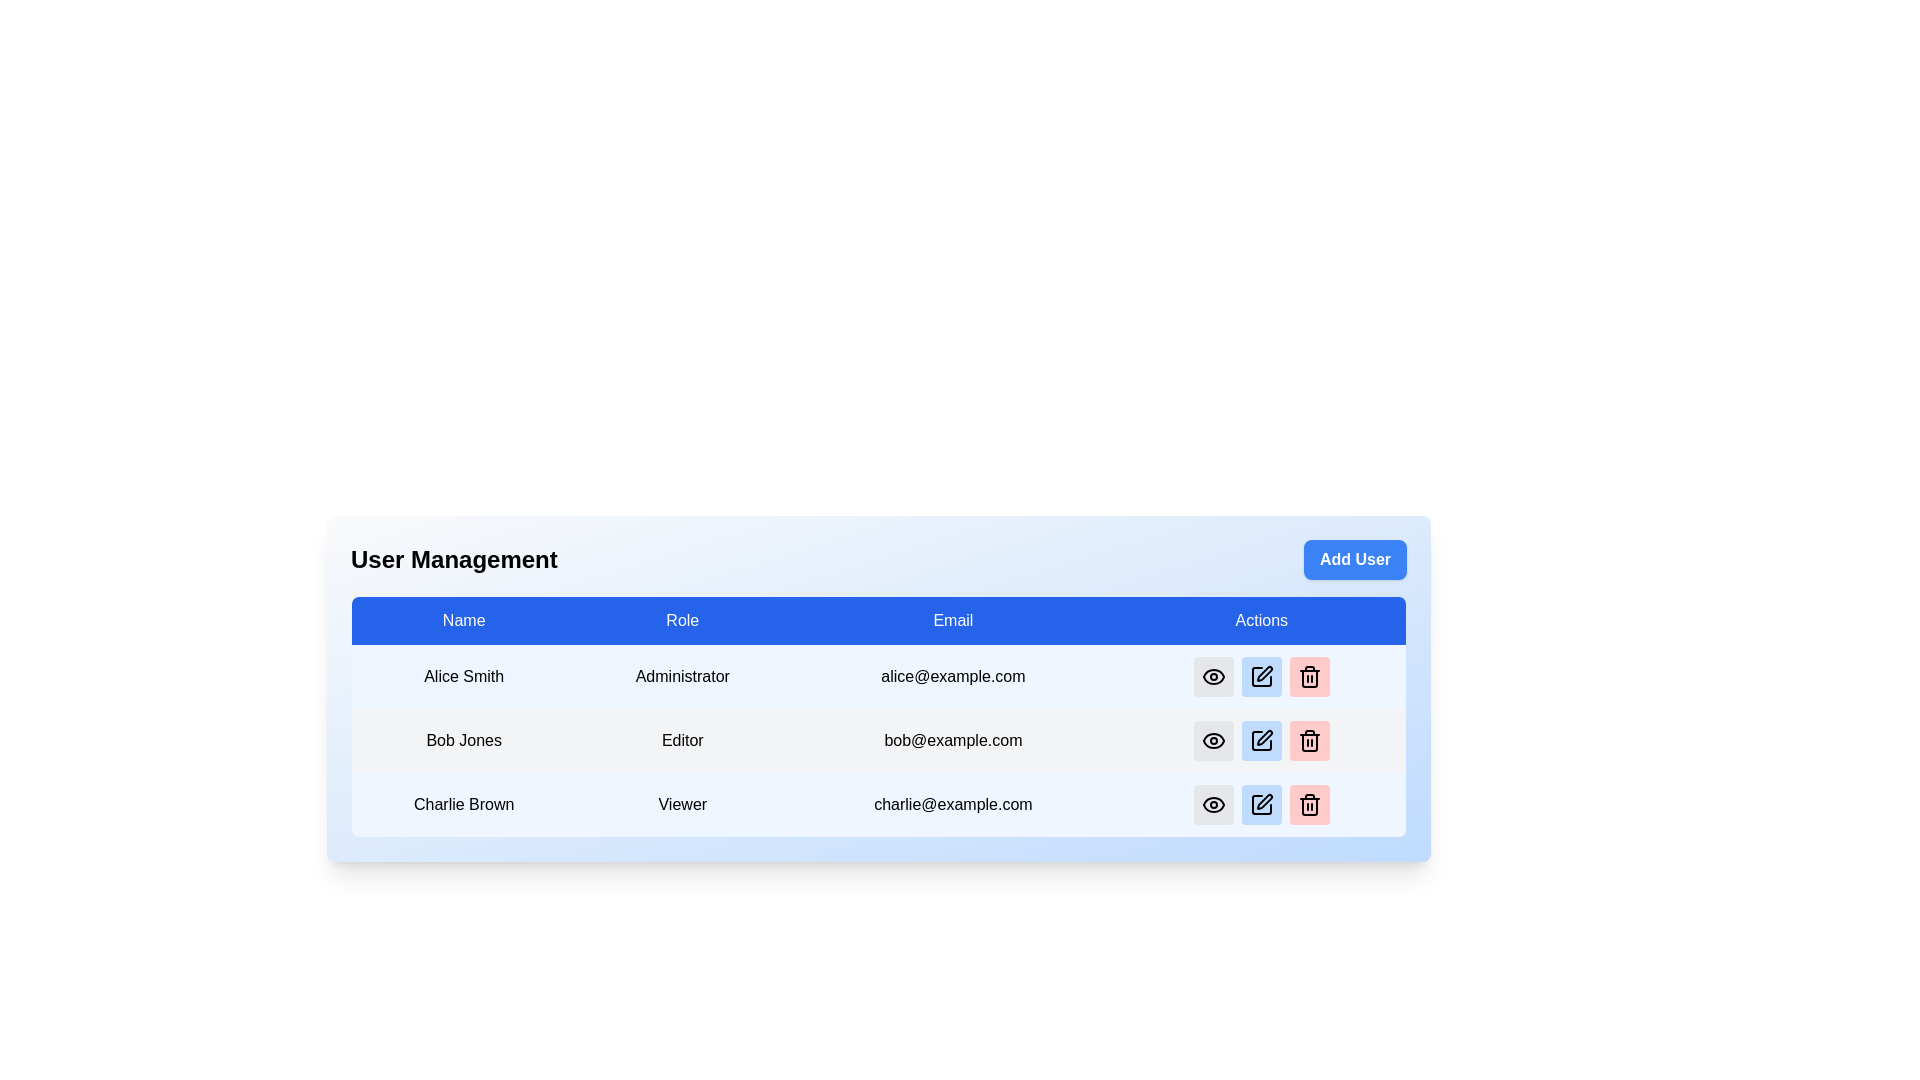 The image size is (1920, 1080). I want to click on the last column header labeled 'Actions' in the table, which is styled with a blue background and white text, located on the rightmost side of the header row, so click(1261, 619).